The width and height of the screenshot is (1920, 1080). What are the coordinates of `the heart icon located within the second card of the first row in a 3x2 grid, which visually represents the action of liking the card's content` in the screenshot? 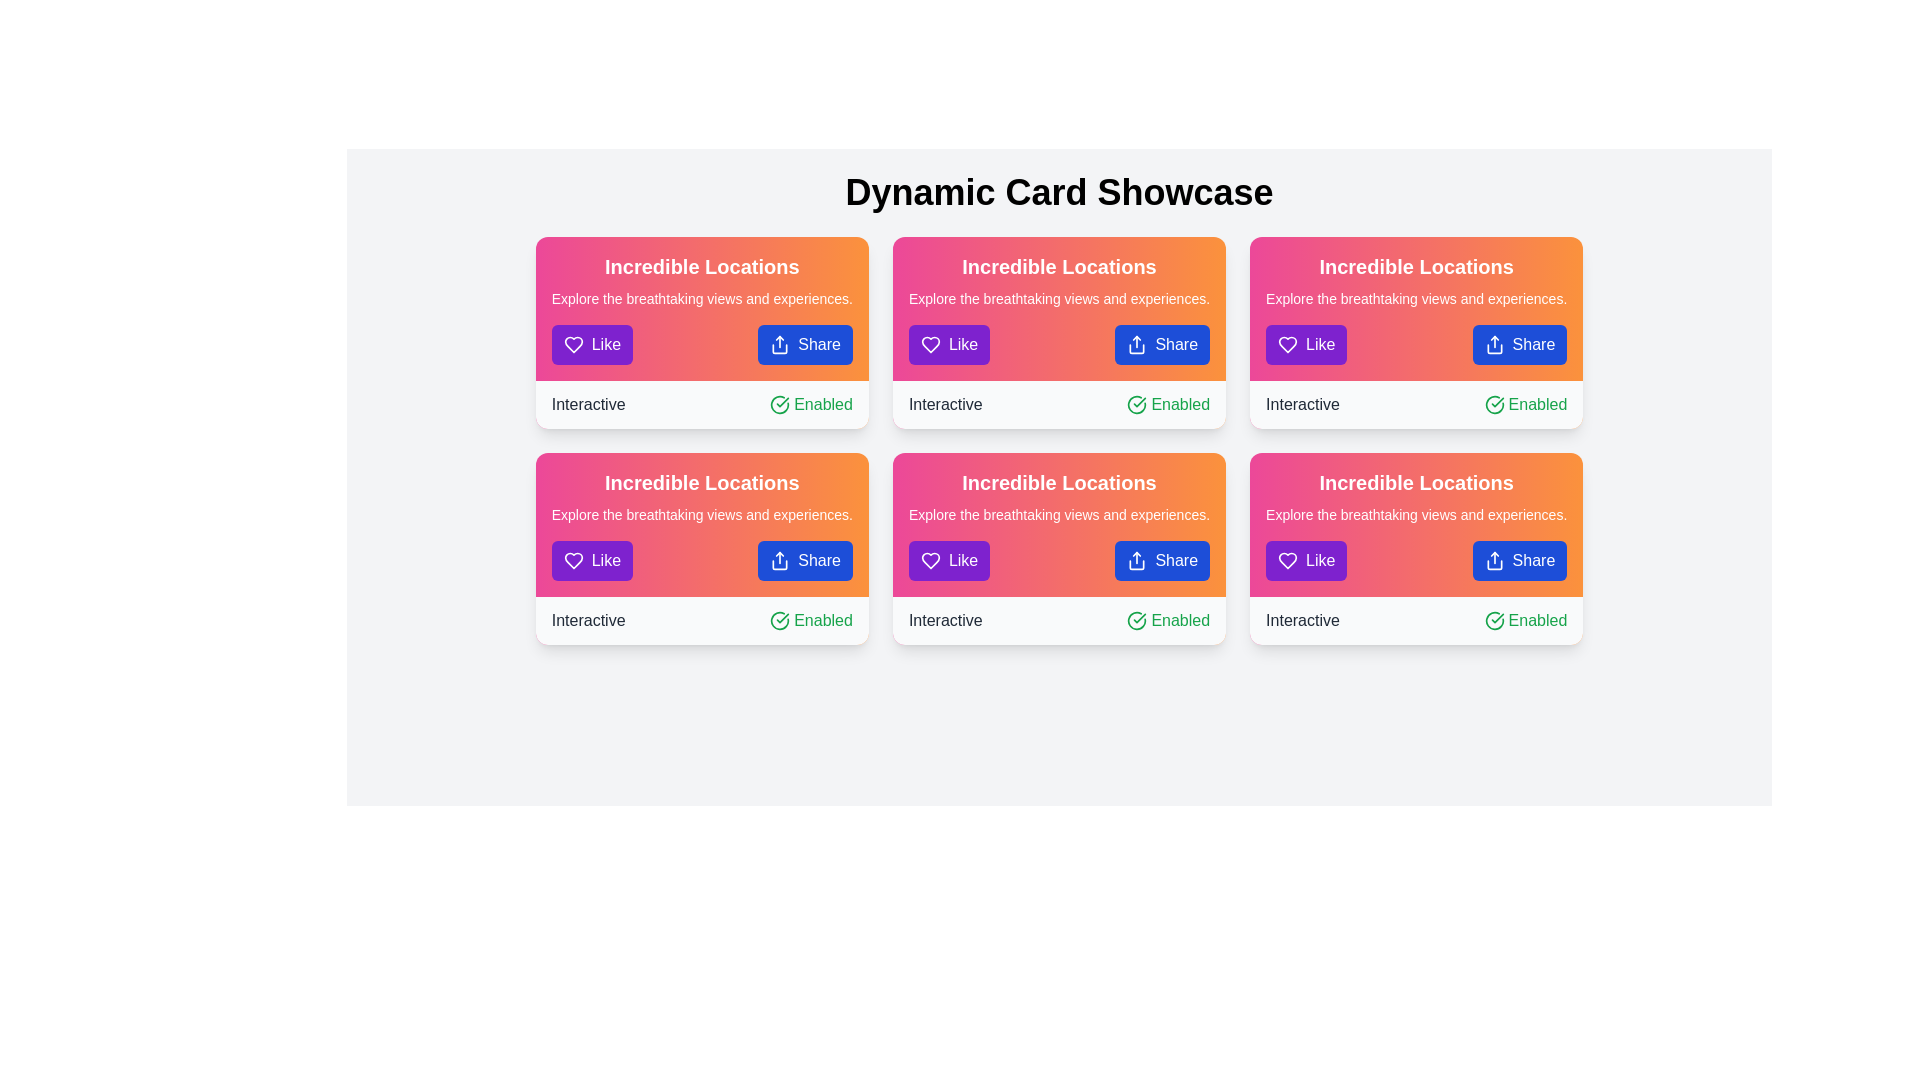 It's located at (929, 343).